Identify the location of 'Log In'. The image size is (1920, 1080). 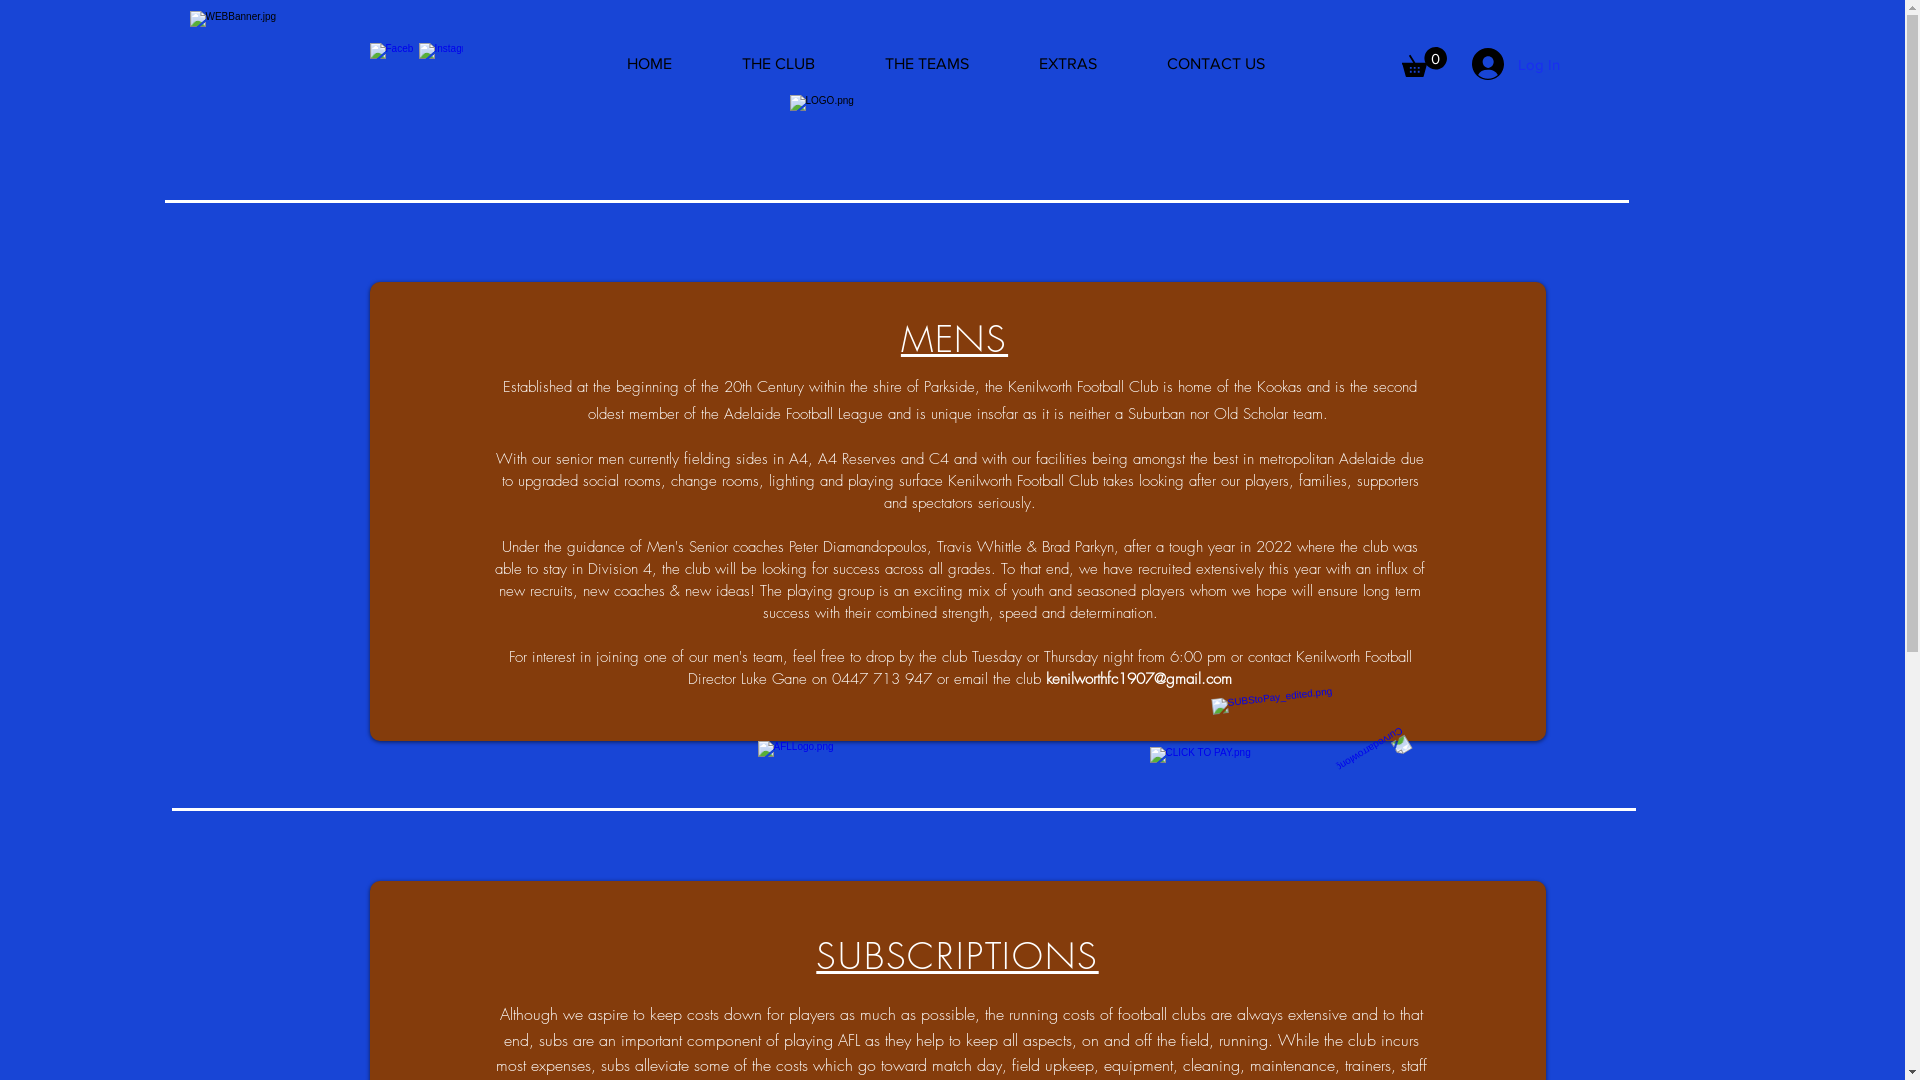
(1516, 63).